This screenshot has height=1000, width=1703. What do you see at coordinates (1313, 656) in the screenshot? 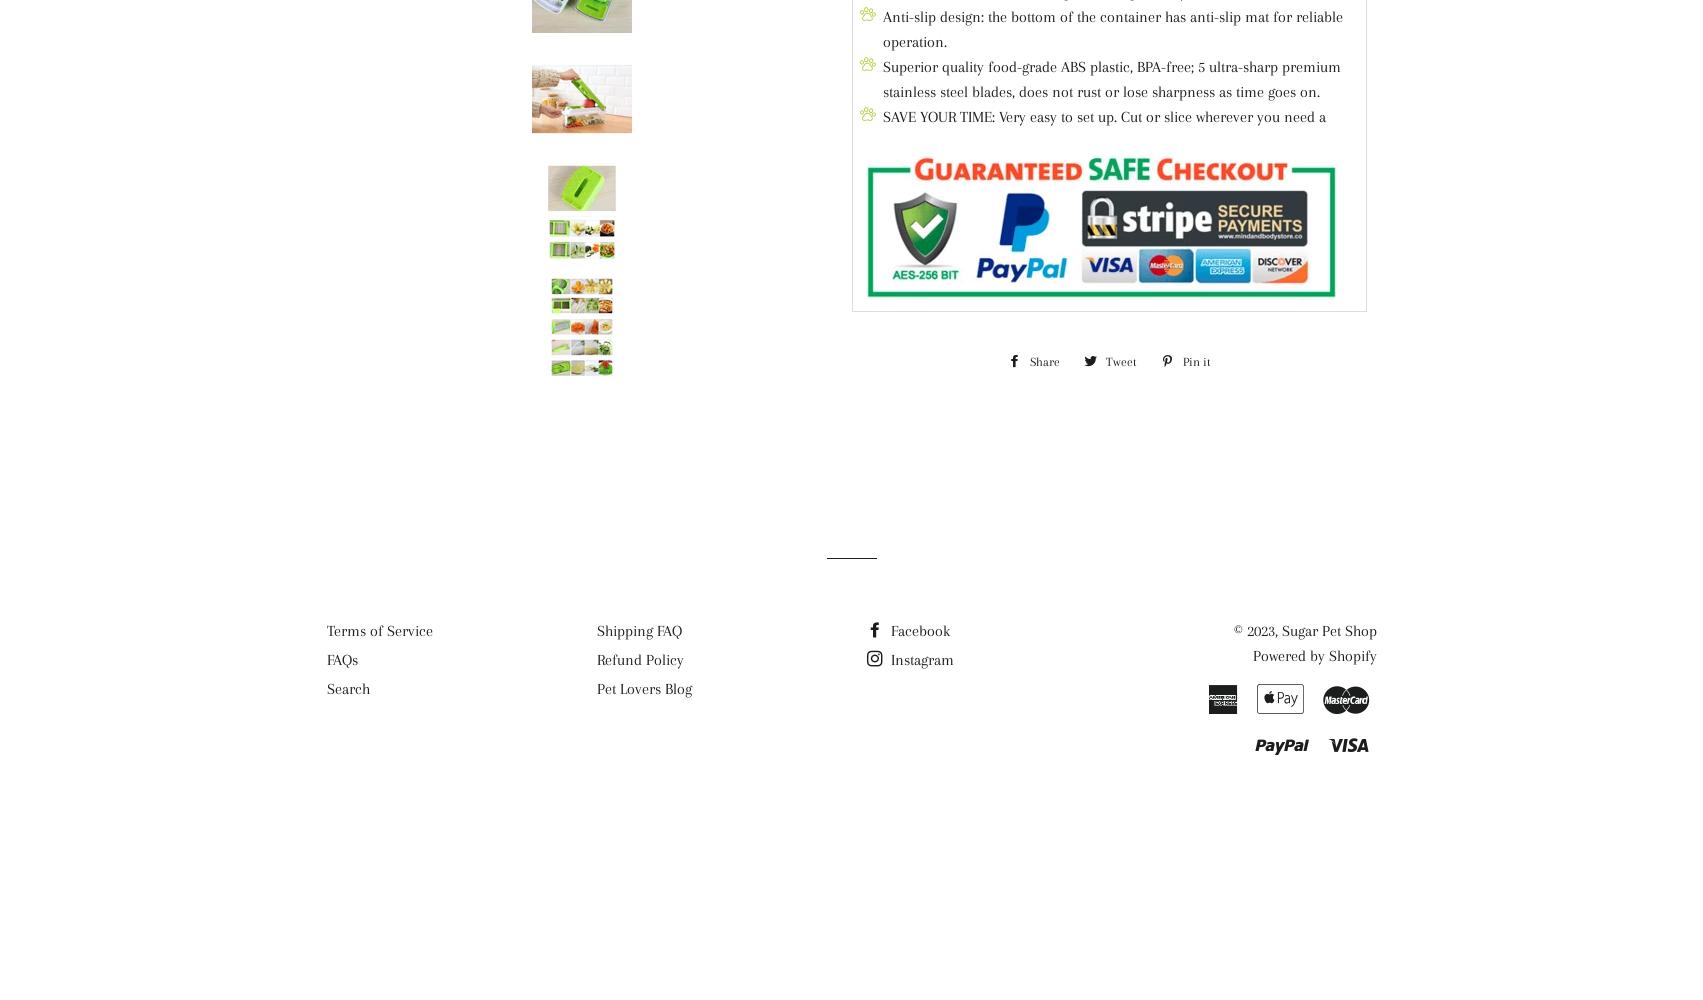
I see `'Powered by Shopify'` at bounding box center [1313, 656].